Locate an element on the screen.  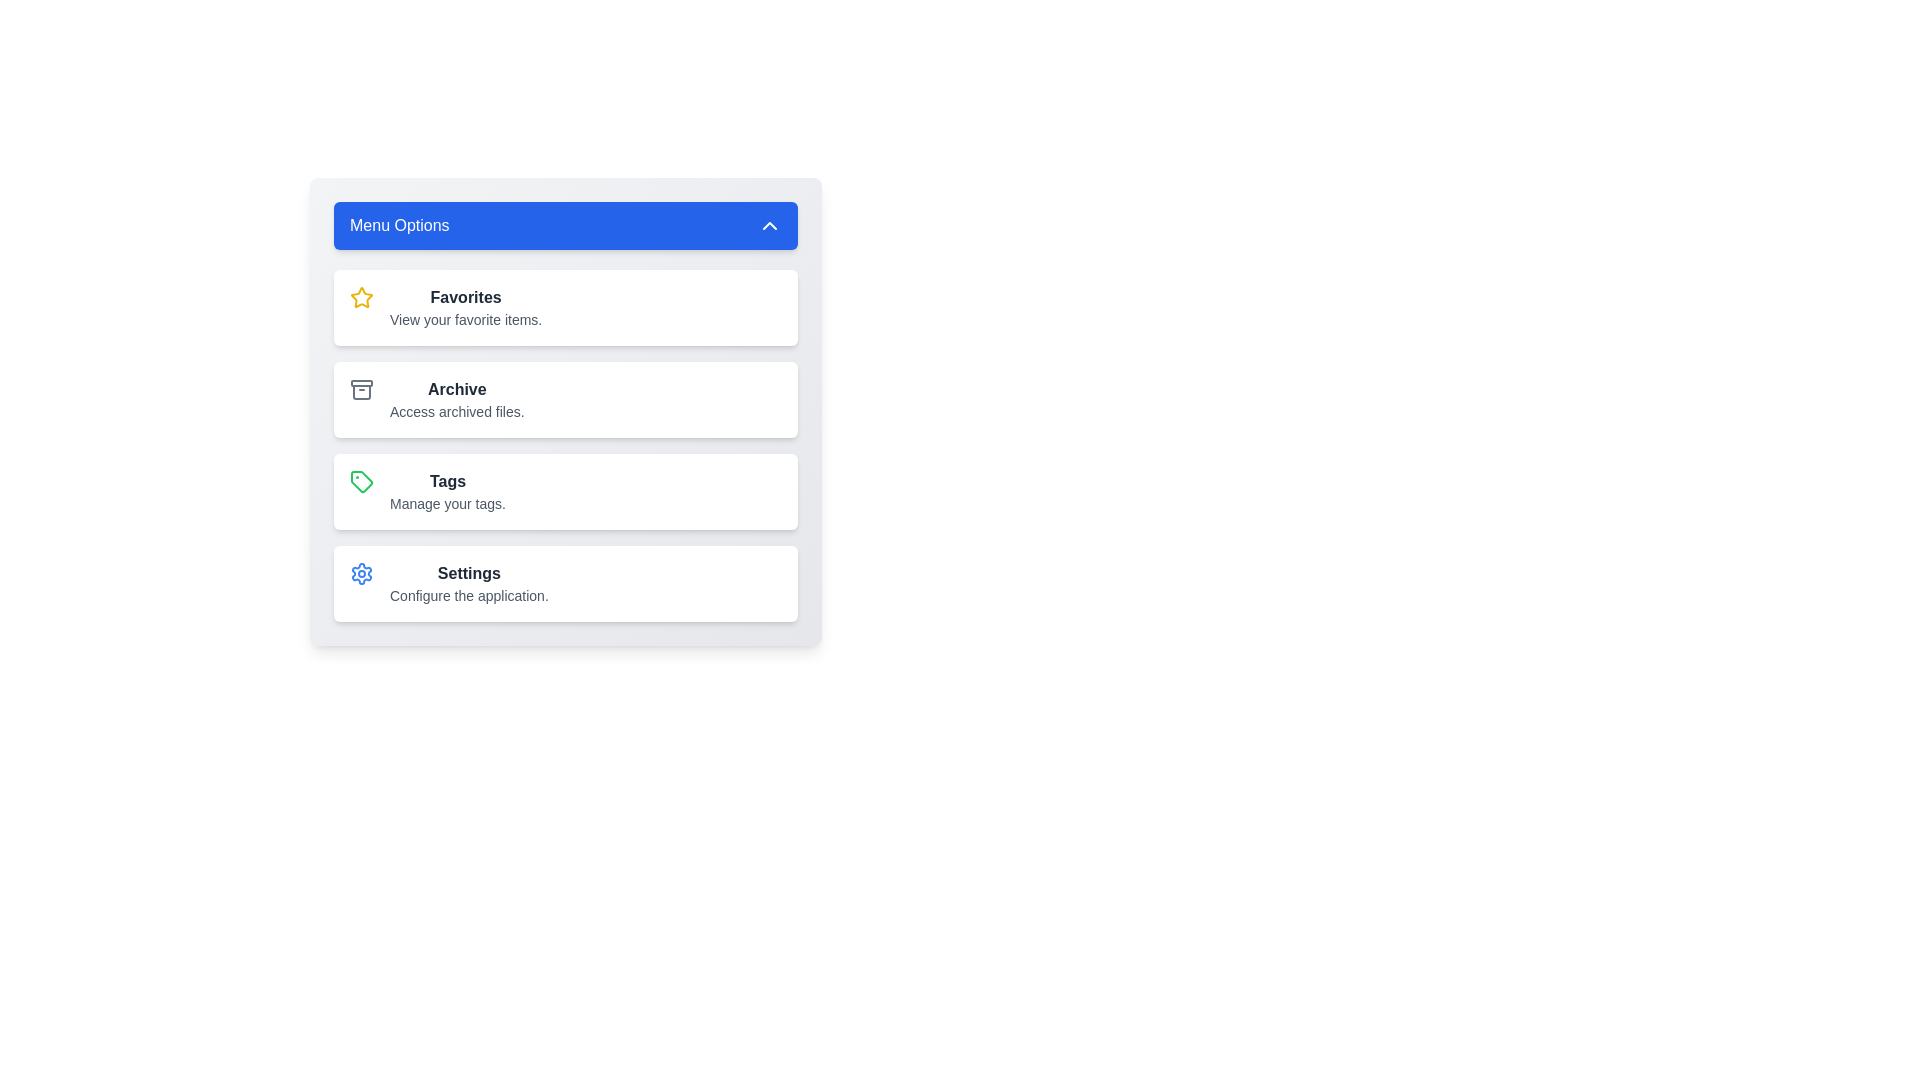
static text label 'Archive' which is the bolded title text in dark gray within the second menu card below 'Menu Options' is located at coordinates (456, 389).